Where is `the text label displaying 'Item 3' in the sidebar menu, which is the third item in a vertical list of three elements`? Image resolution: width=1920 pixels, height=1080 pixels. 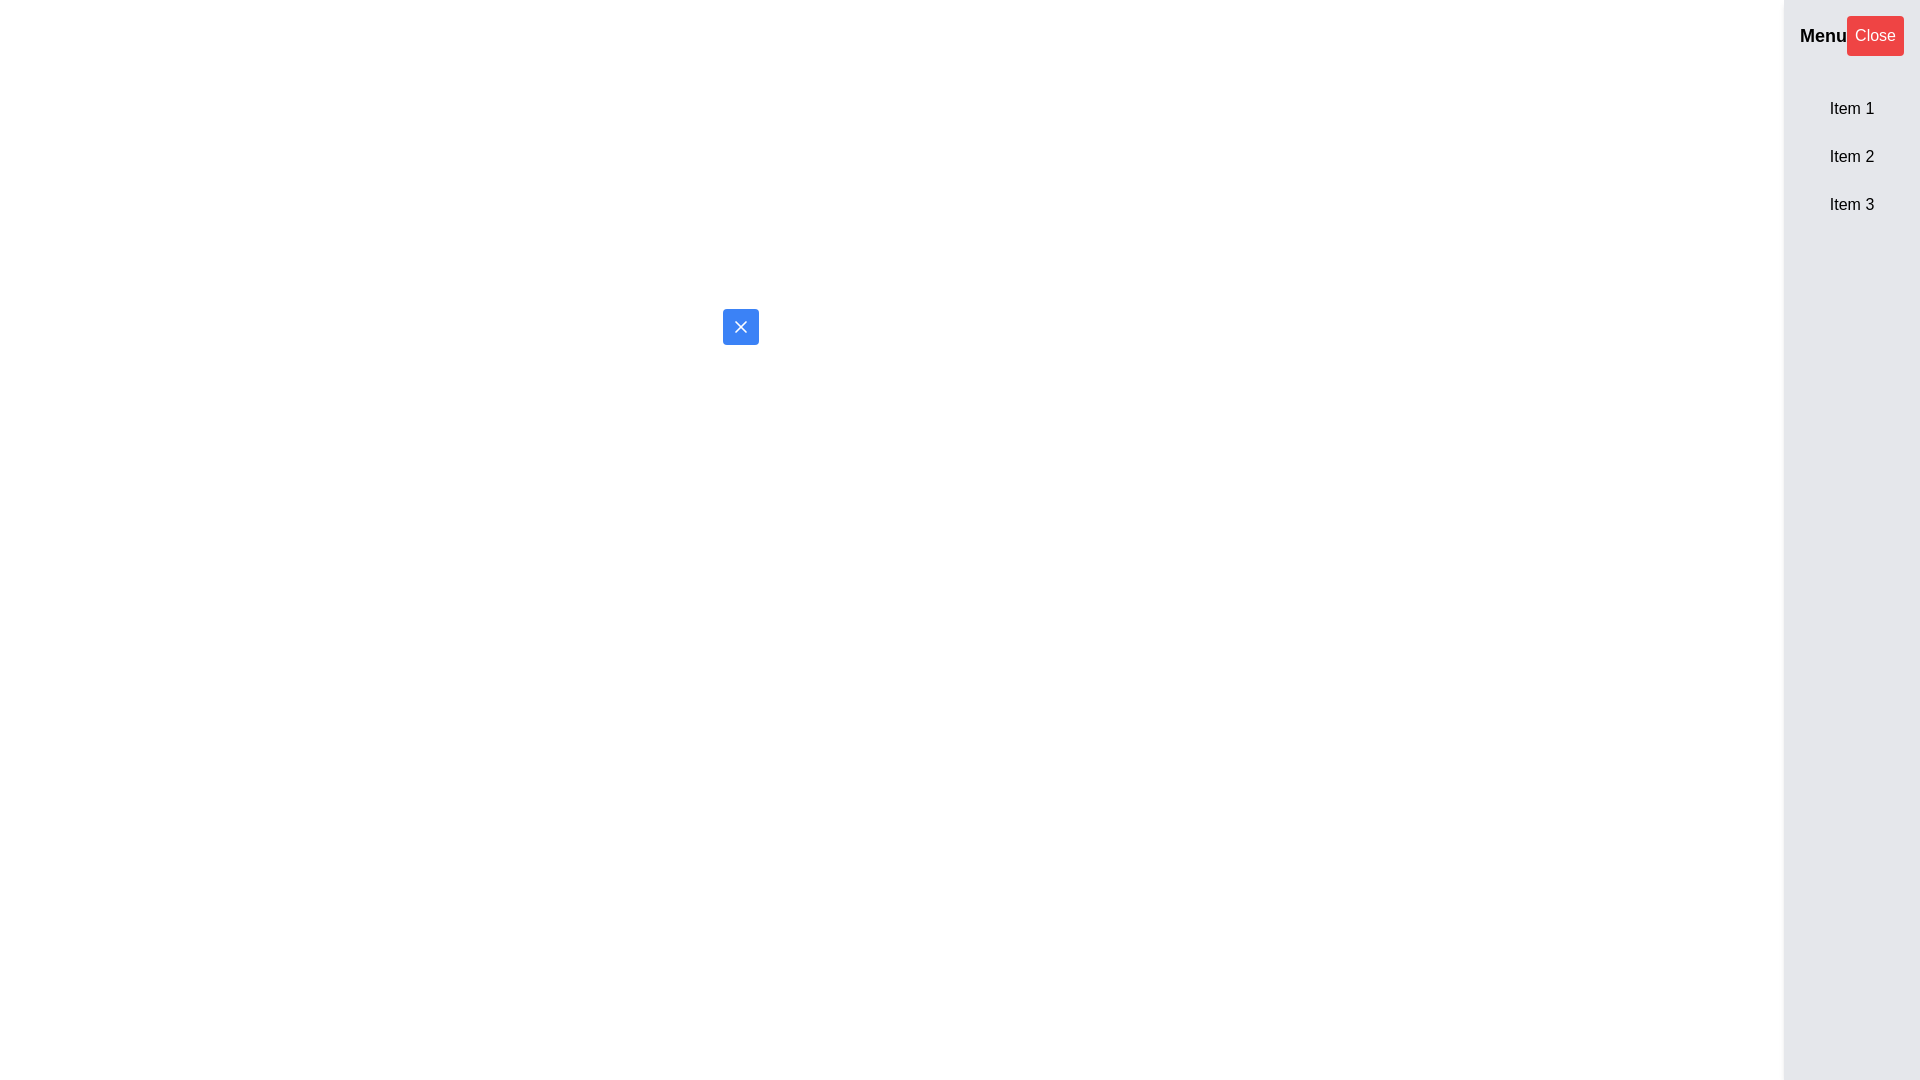
the text label displaying 'Item 3' in the sidebar menu, which is the third item in a vertical list of three elements is located at coordinates (1851, 204).